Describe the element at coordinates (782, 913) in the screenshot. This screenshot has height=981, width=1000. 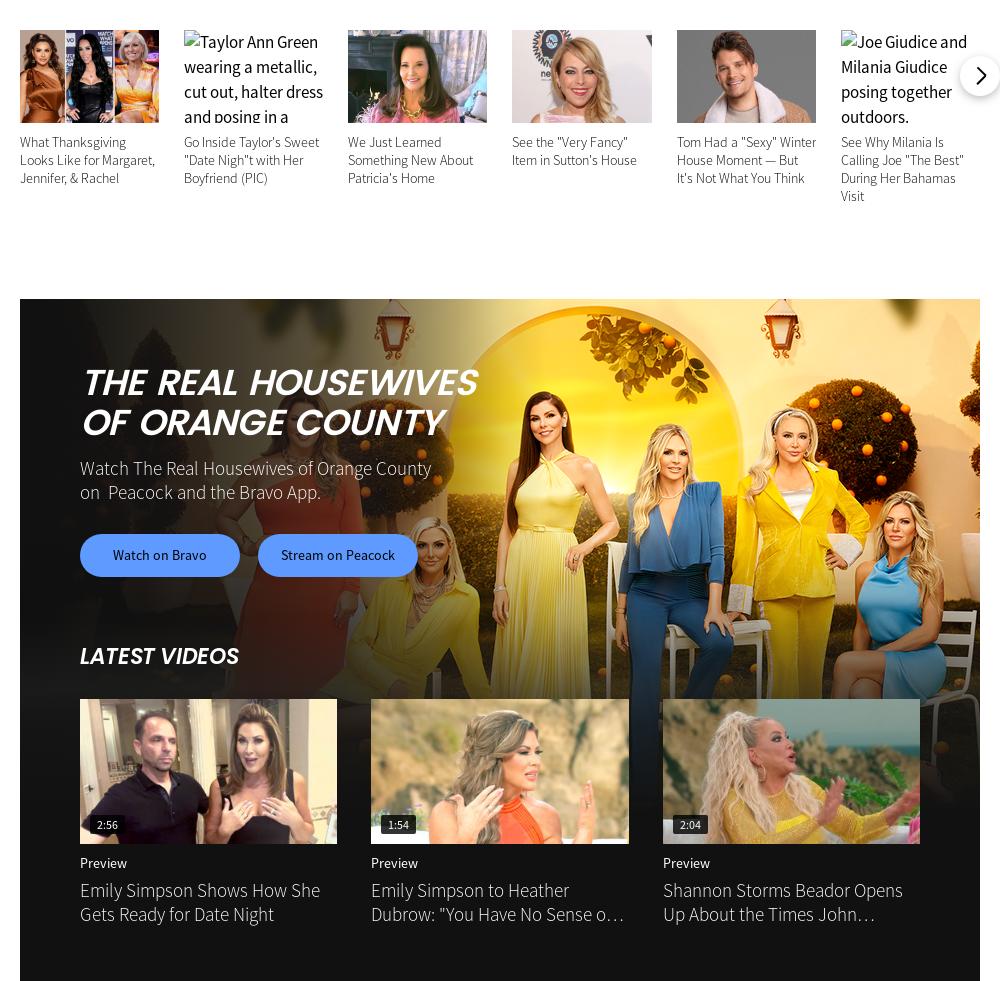
I see `'Shannon Storms Beador Opens Up About the Times John Janssen Would "Ghost" Her'` at that location.